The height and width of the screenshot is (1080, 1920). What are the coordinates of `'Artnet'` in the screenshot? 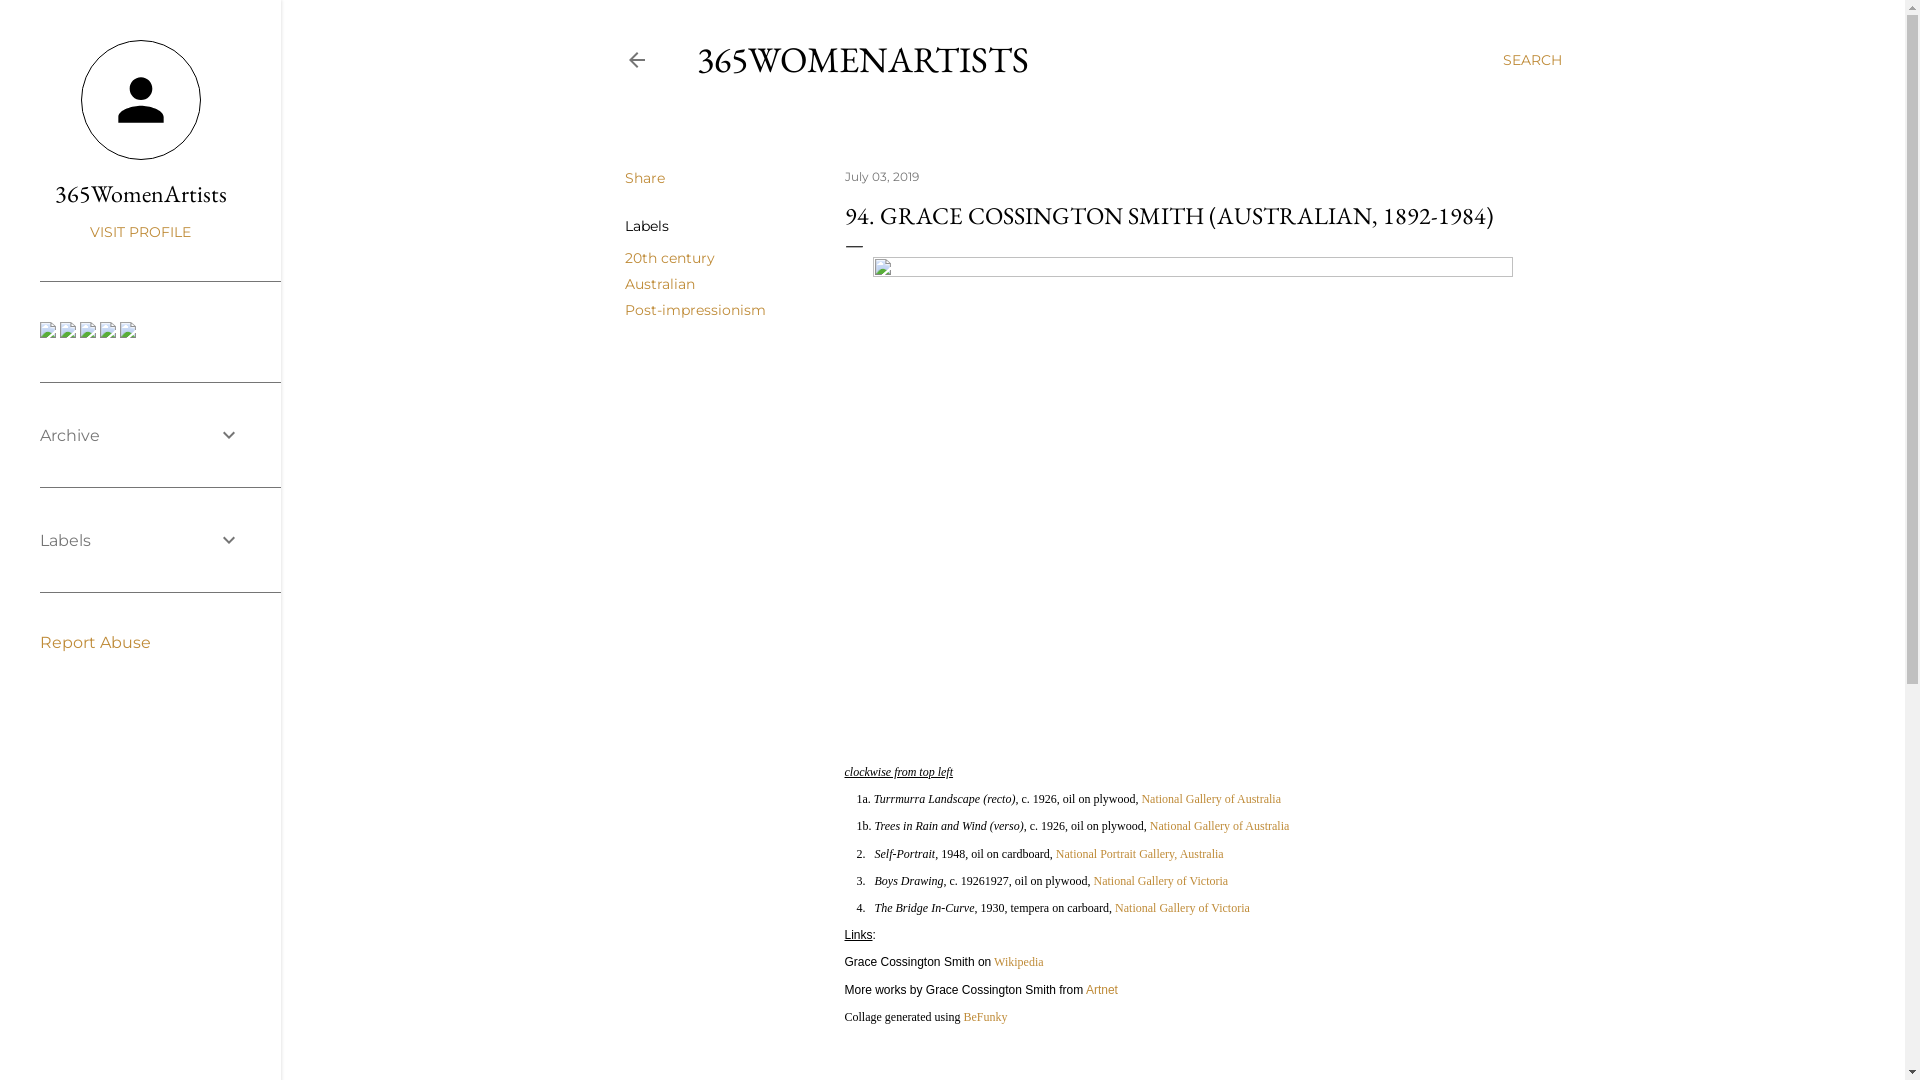 It's located at (1101, 987).